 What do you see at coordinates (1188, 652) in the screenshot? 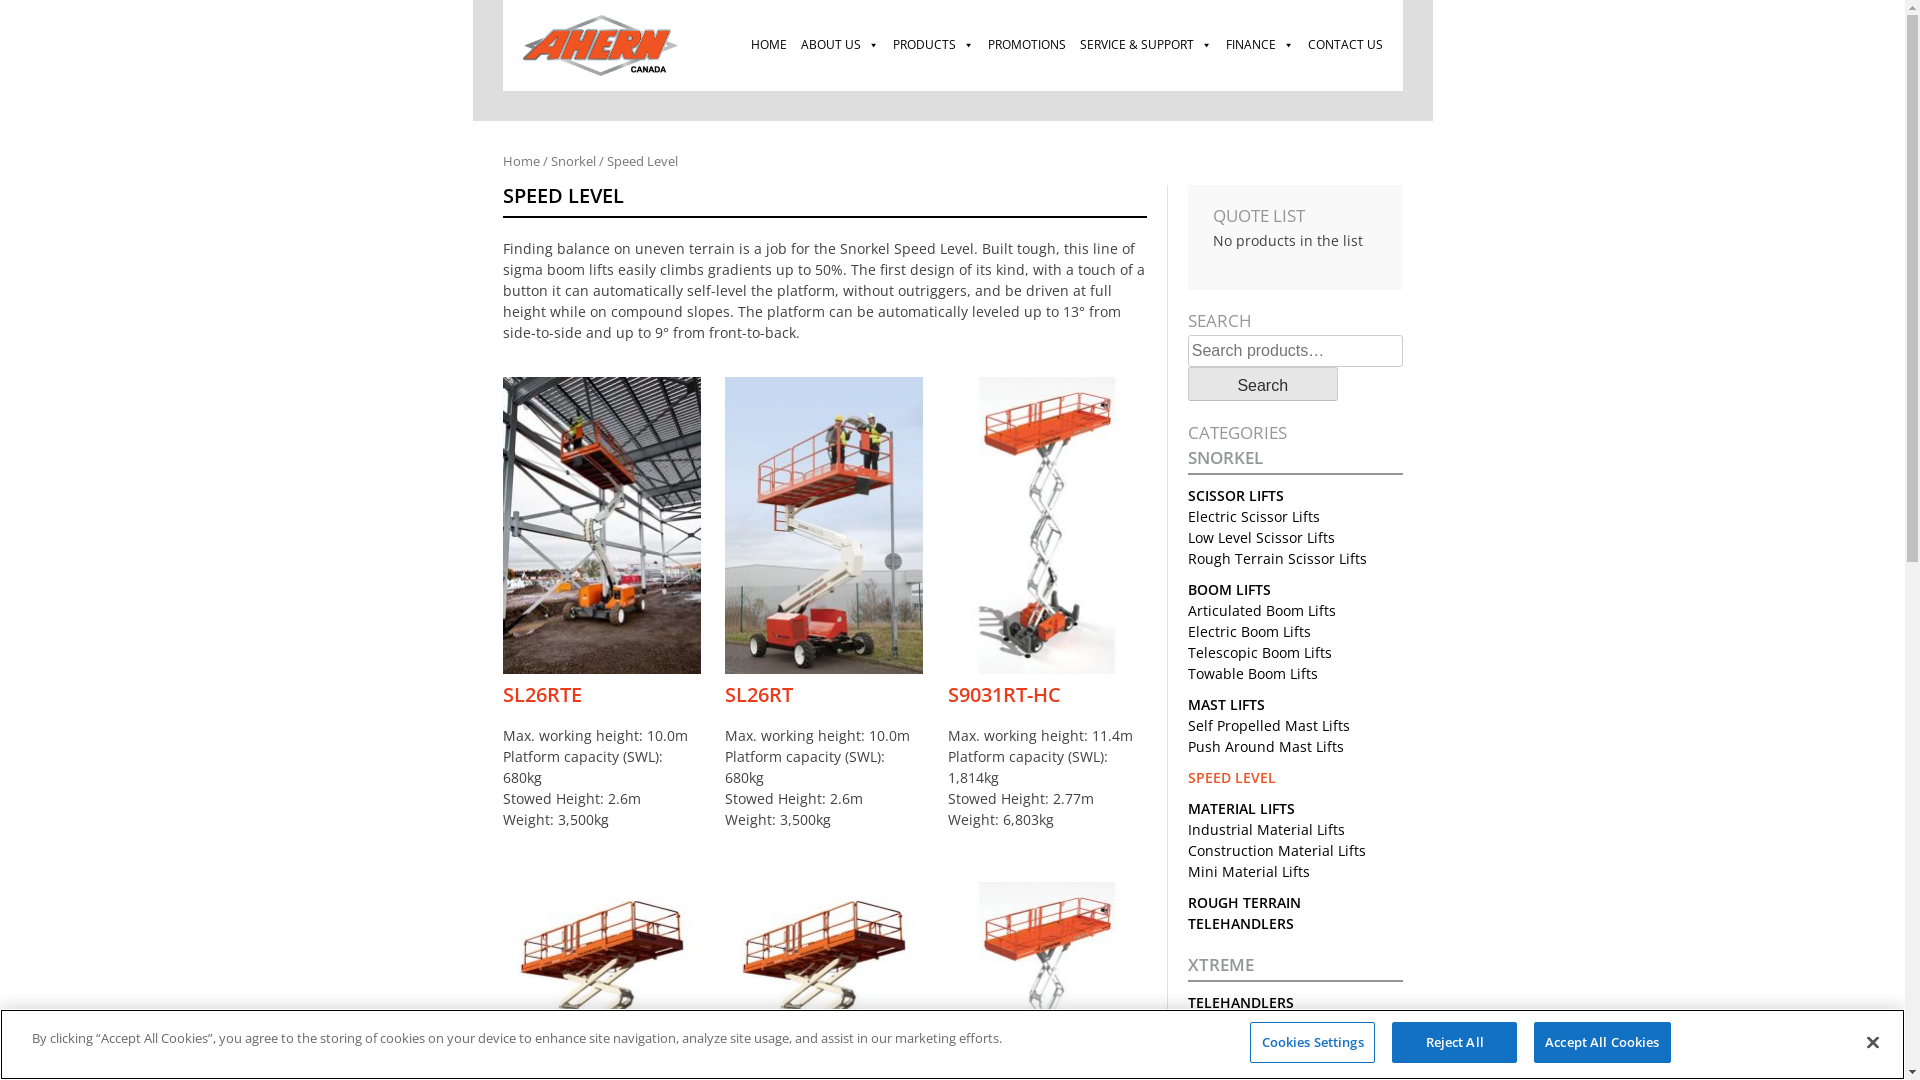
I see `'Telescopic Boom Lifts'` at bounding box center [1188, 652].